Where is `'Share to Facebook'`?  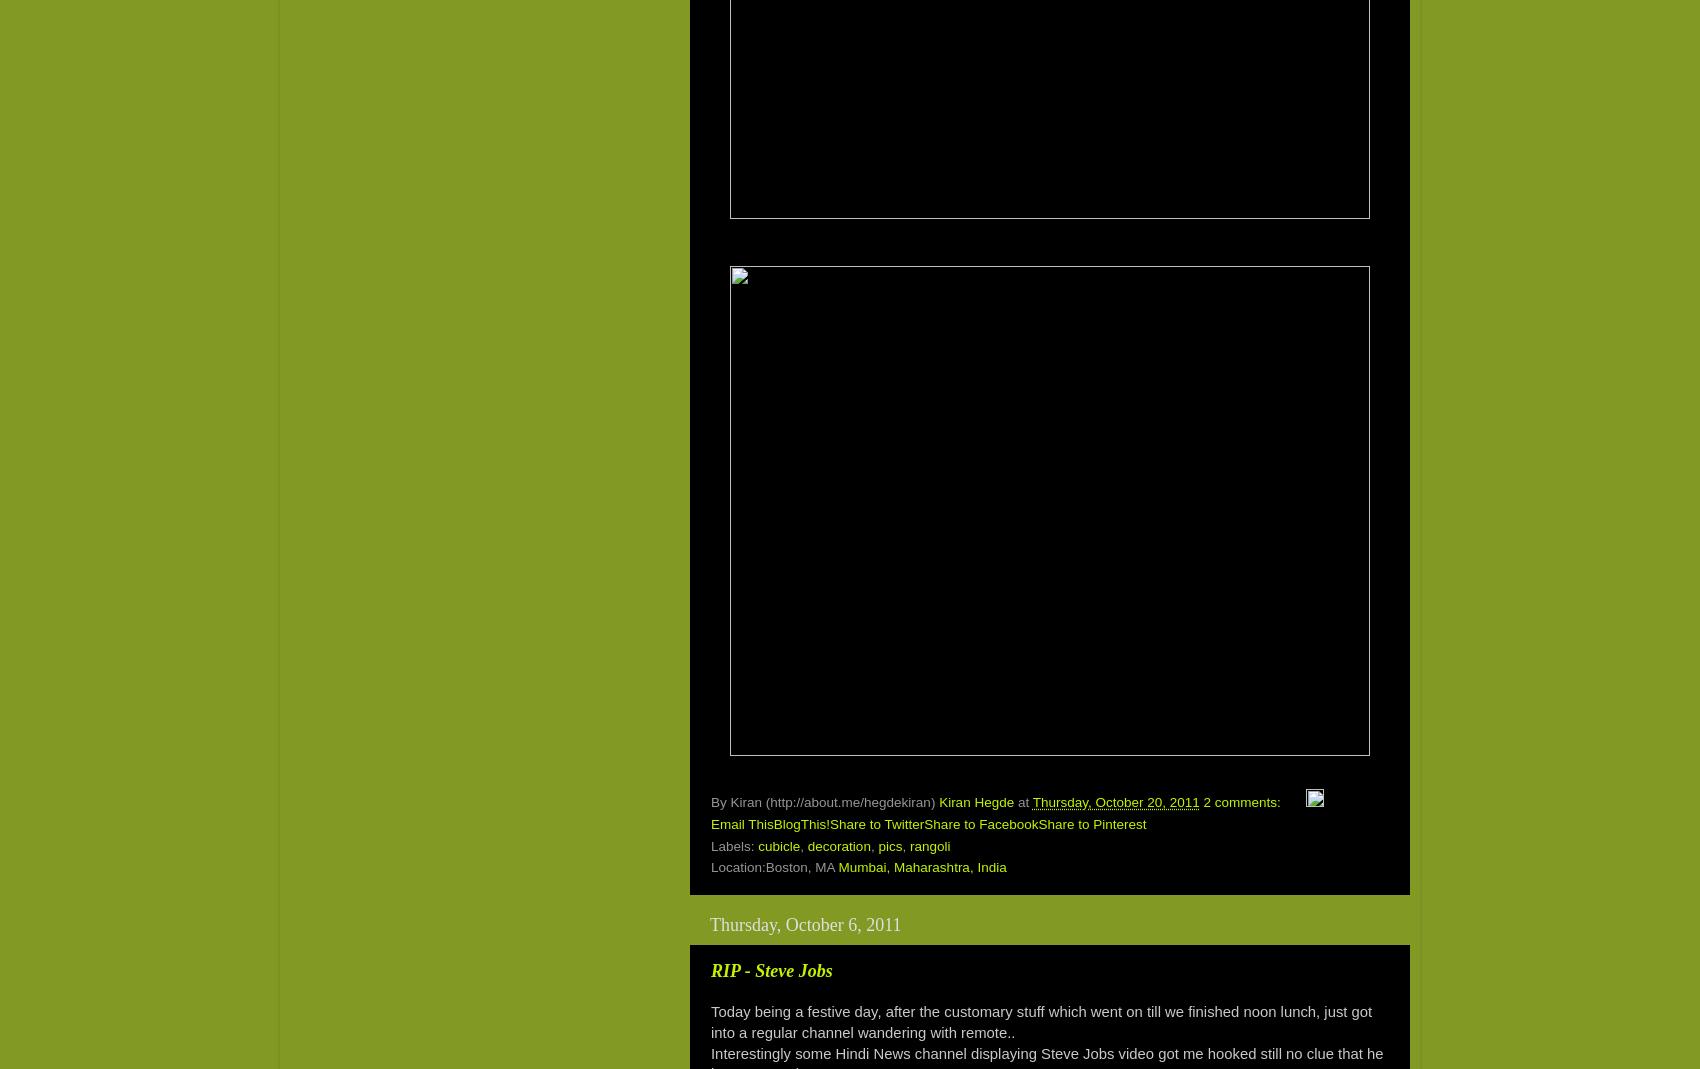
'Share to Facebook' is located at coordinates (980, 824).